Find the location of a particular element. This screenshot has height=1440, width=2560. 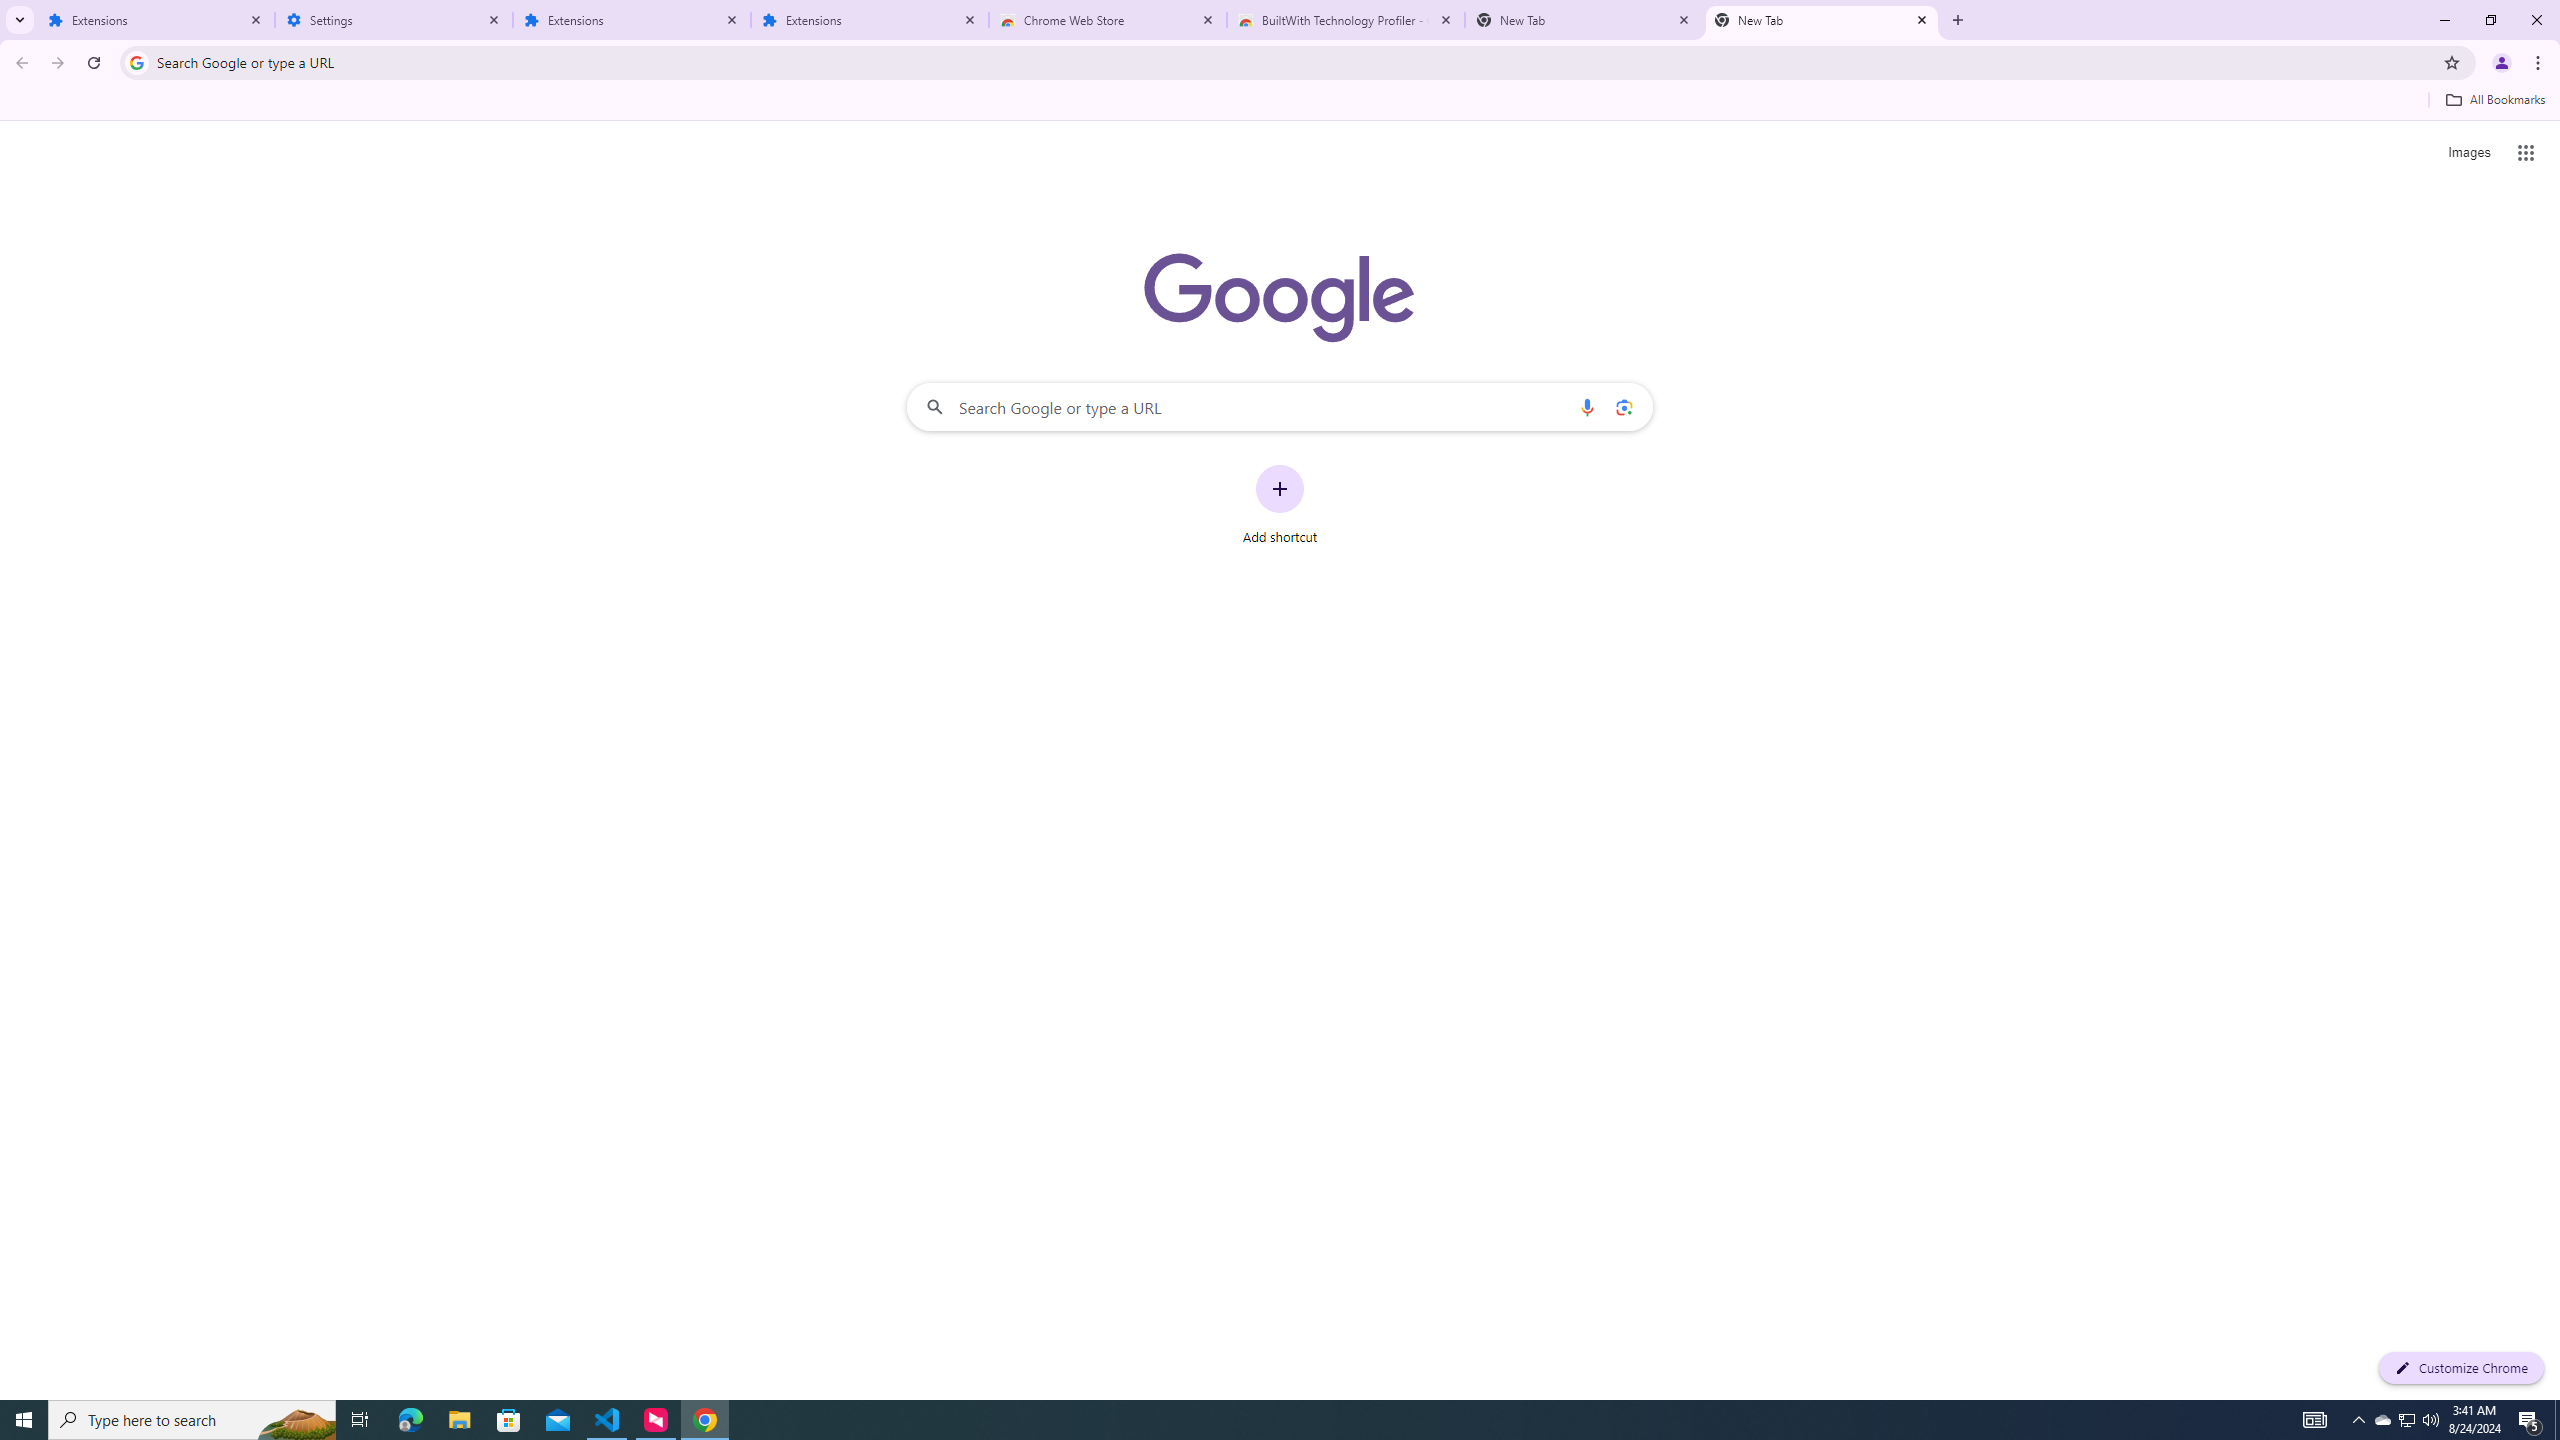

'Search by voice' is located at coordinates (1586, 405).